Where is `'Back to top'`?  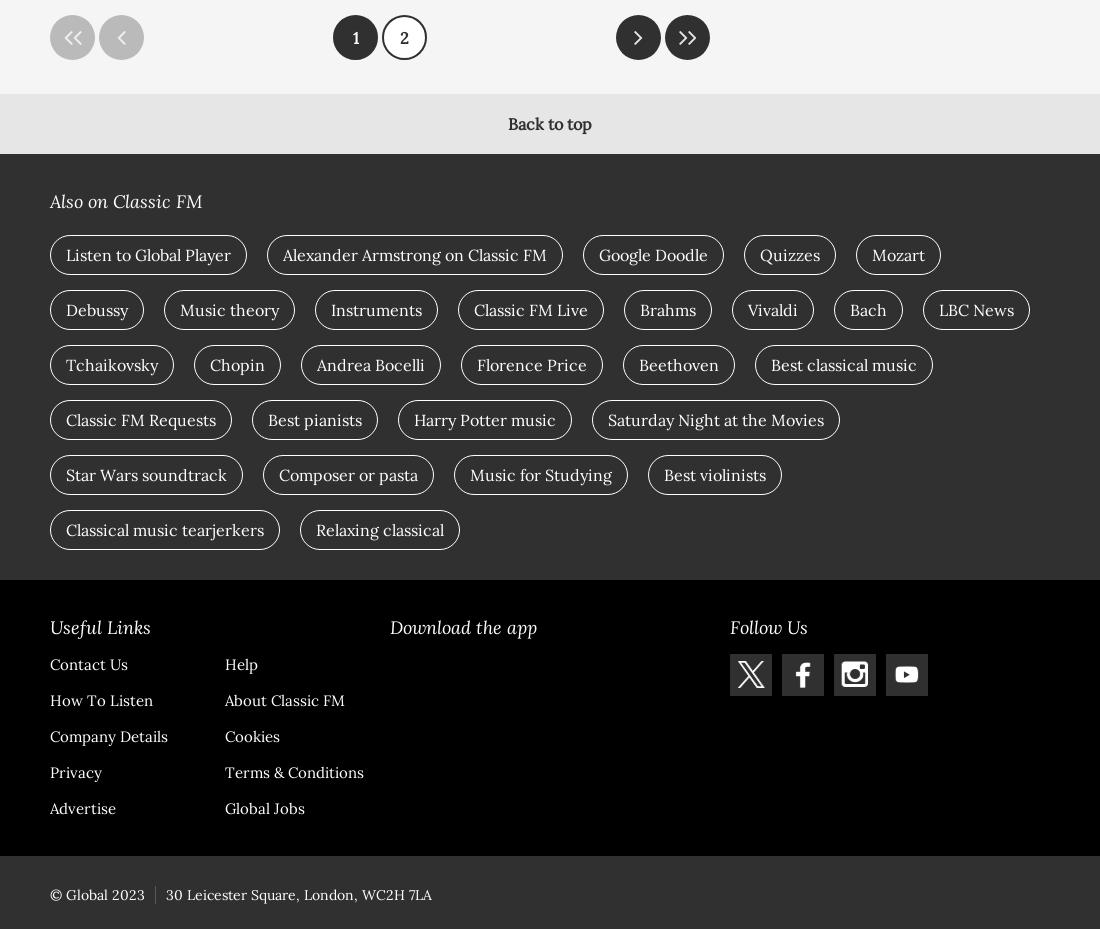
'Back to top' is located at coordinates (550, 124).